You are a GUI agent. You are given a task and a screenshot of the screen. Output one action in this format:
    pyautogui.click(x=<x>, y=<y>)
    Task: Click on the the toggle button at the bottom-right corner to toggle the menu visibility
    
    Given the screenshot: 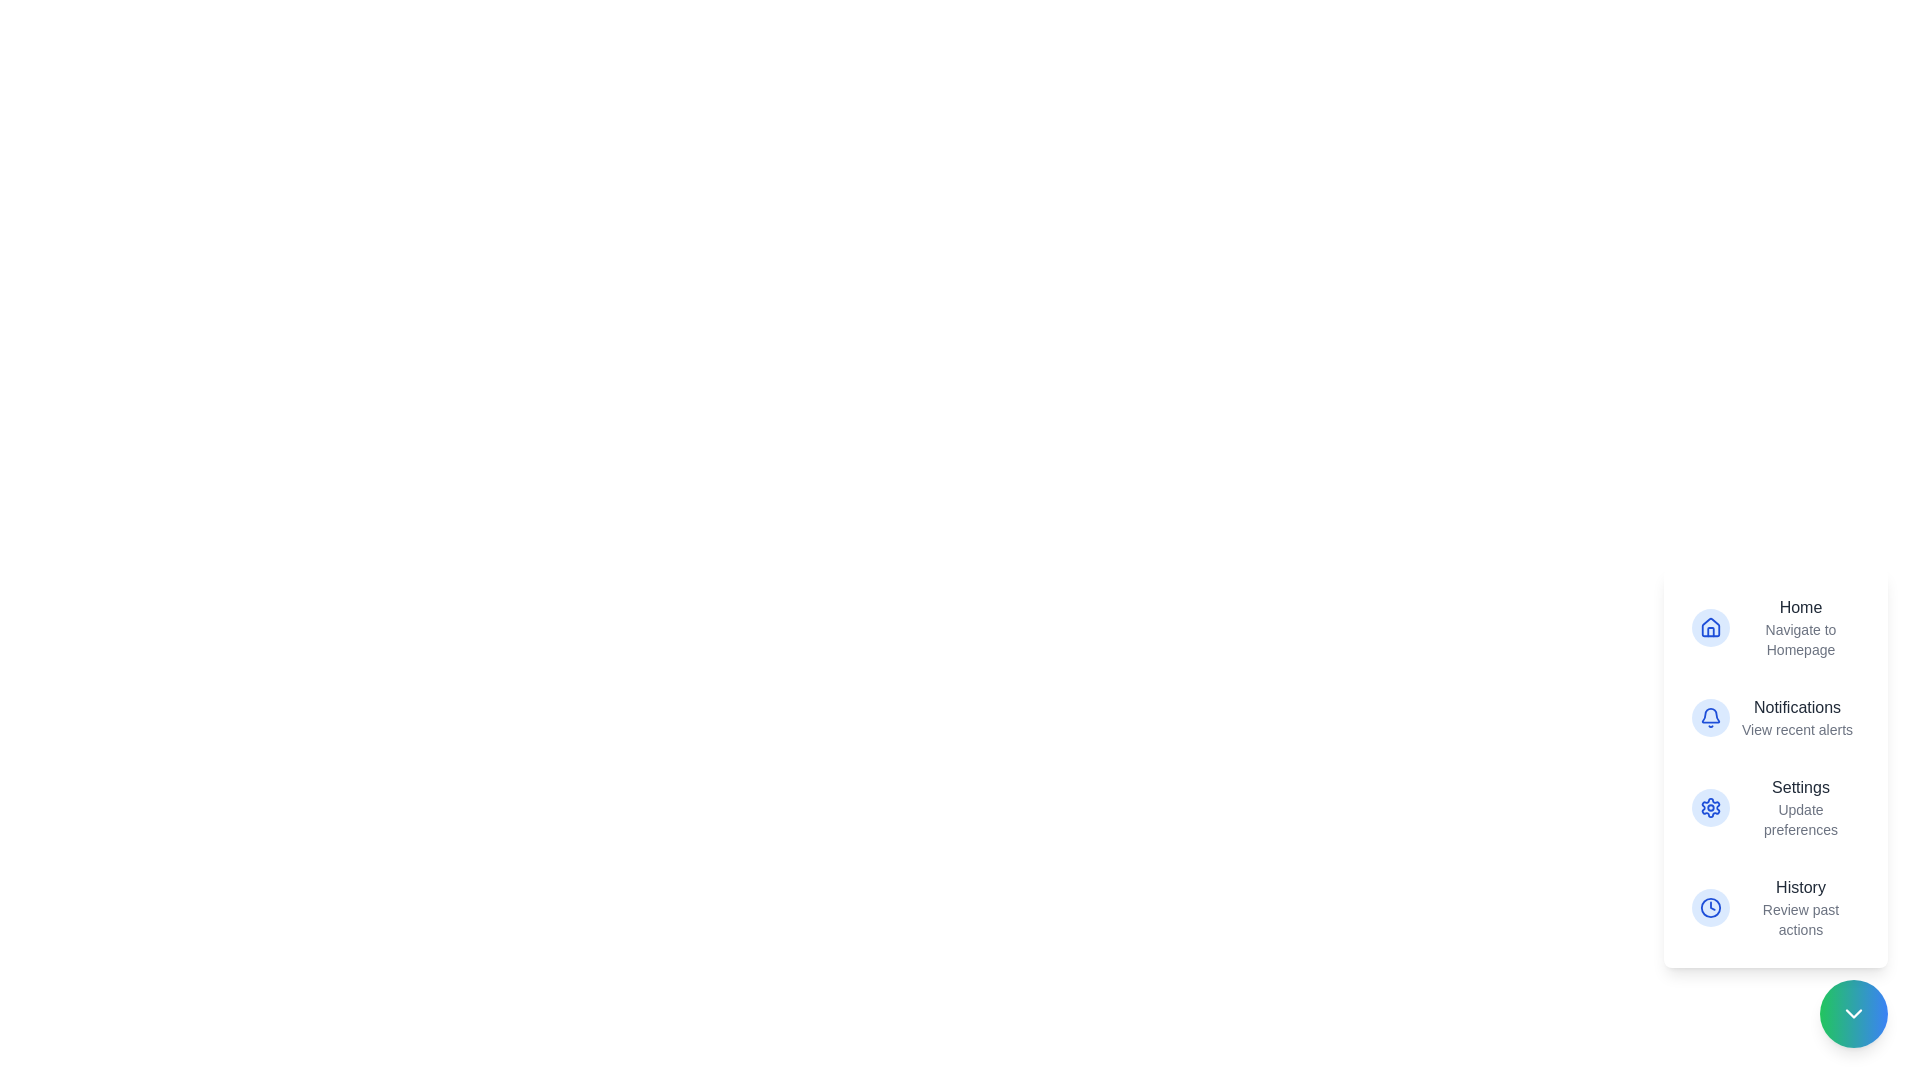 What is the action you would take?
    pyautogui.click(x=1852, y=1014)
    